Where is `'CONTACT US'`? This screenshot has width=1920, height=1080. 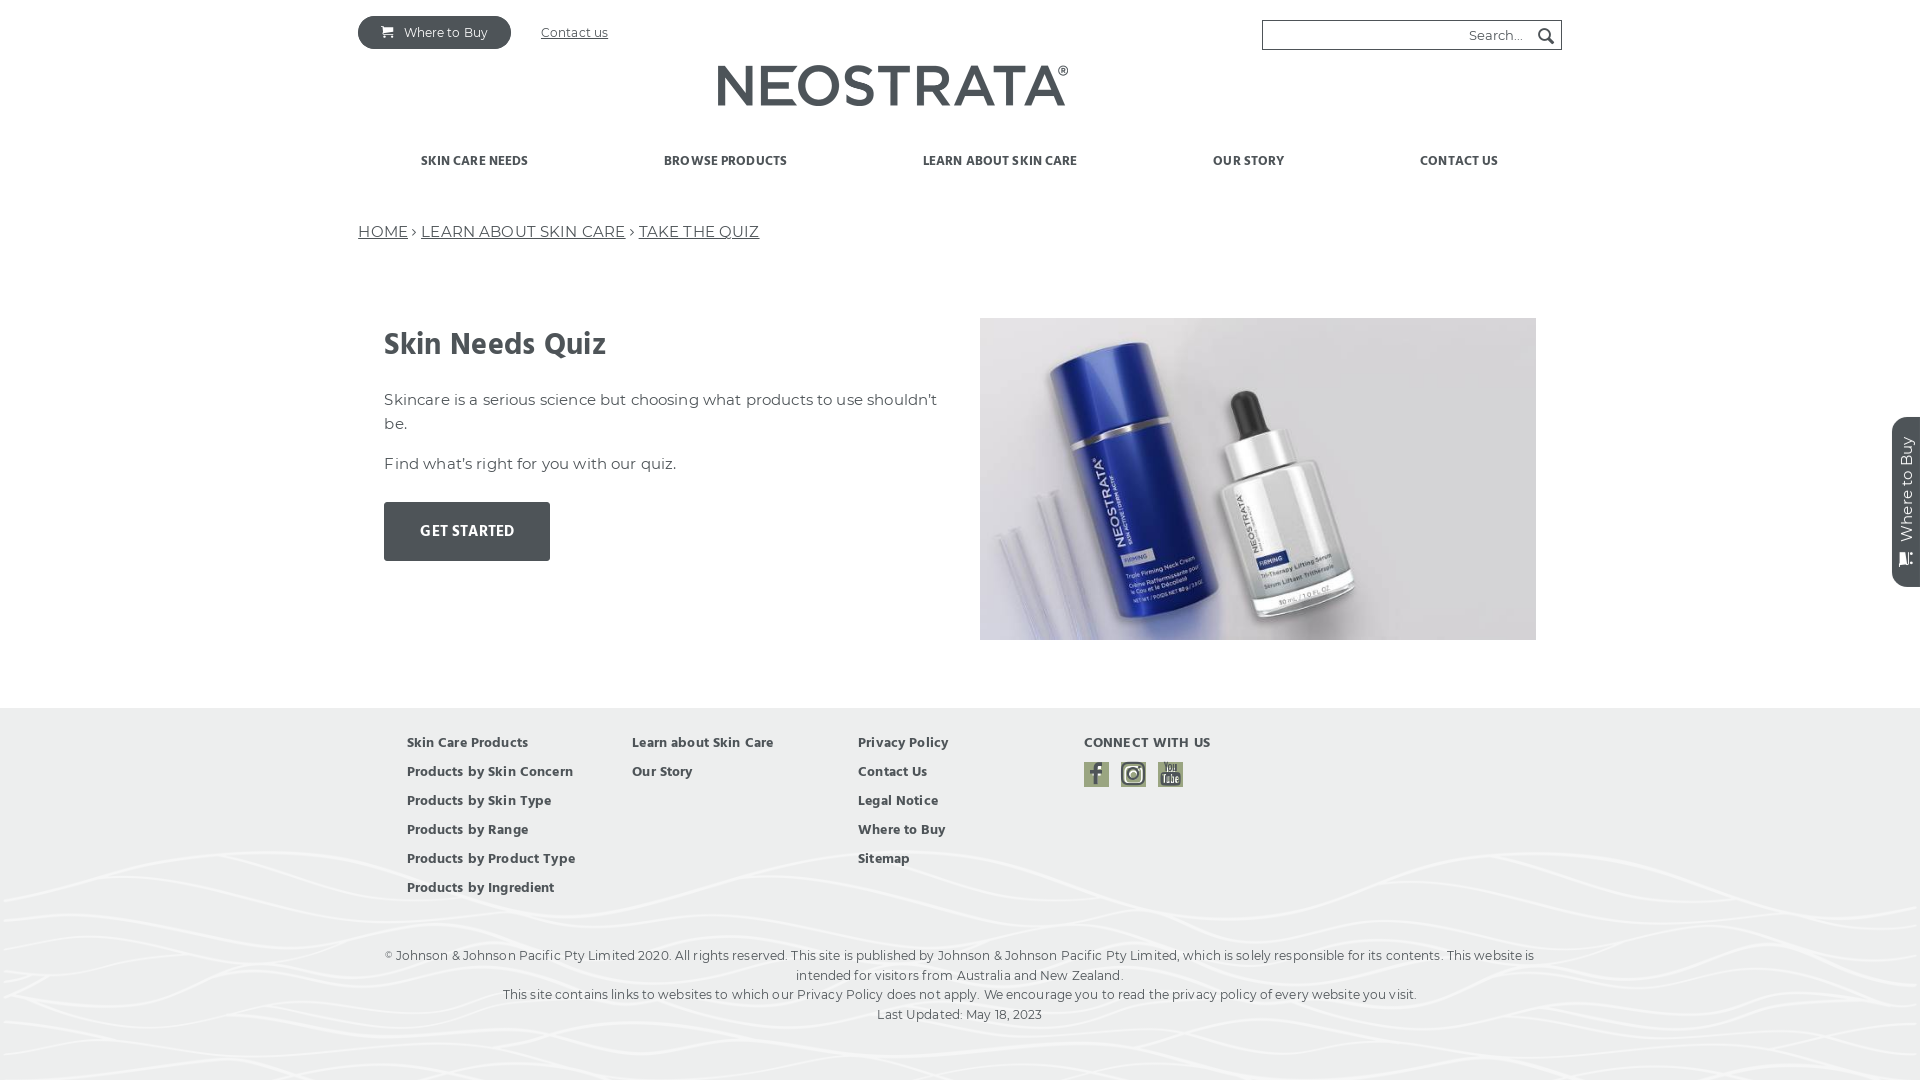 'CONTACT US' is located at coordinates (1459, 171).